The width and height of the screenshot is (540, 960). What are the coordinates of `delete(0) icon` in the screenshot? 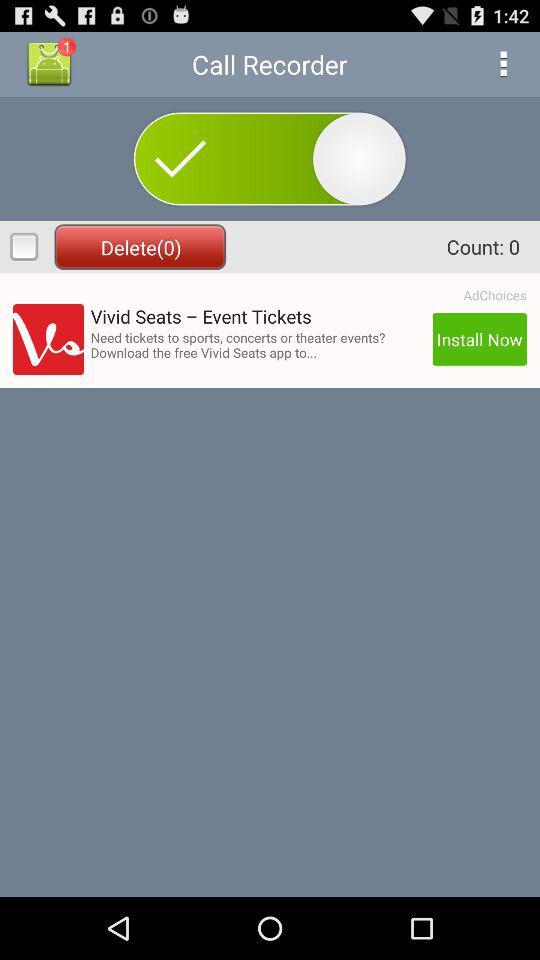 It's located at (139, 246).